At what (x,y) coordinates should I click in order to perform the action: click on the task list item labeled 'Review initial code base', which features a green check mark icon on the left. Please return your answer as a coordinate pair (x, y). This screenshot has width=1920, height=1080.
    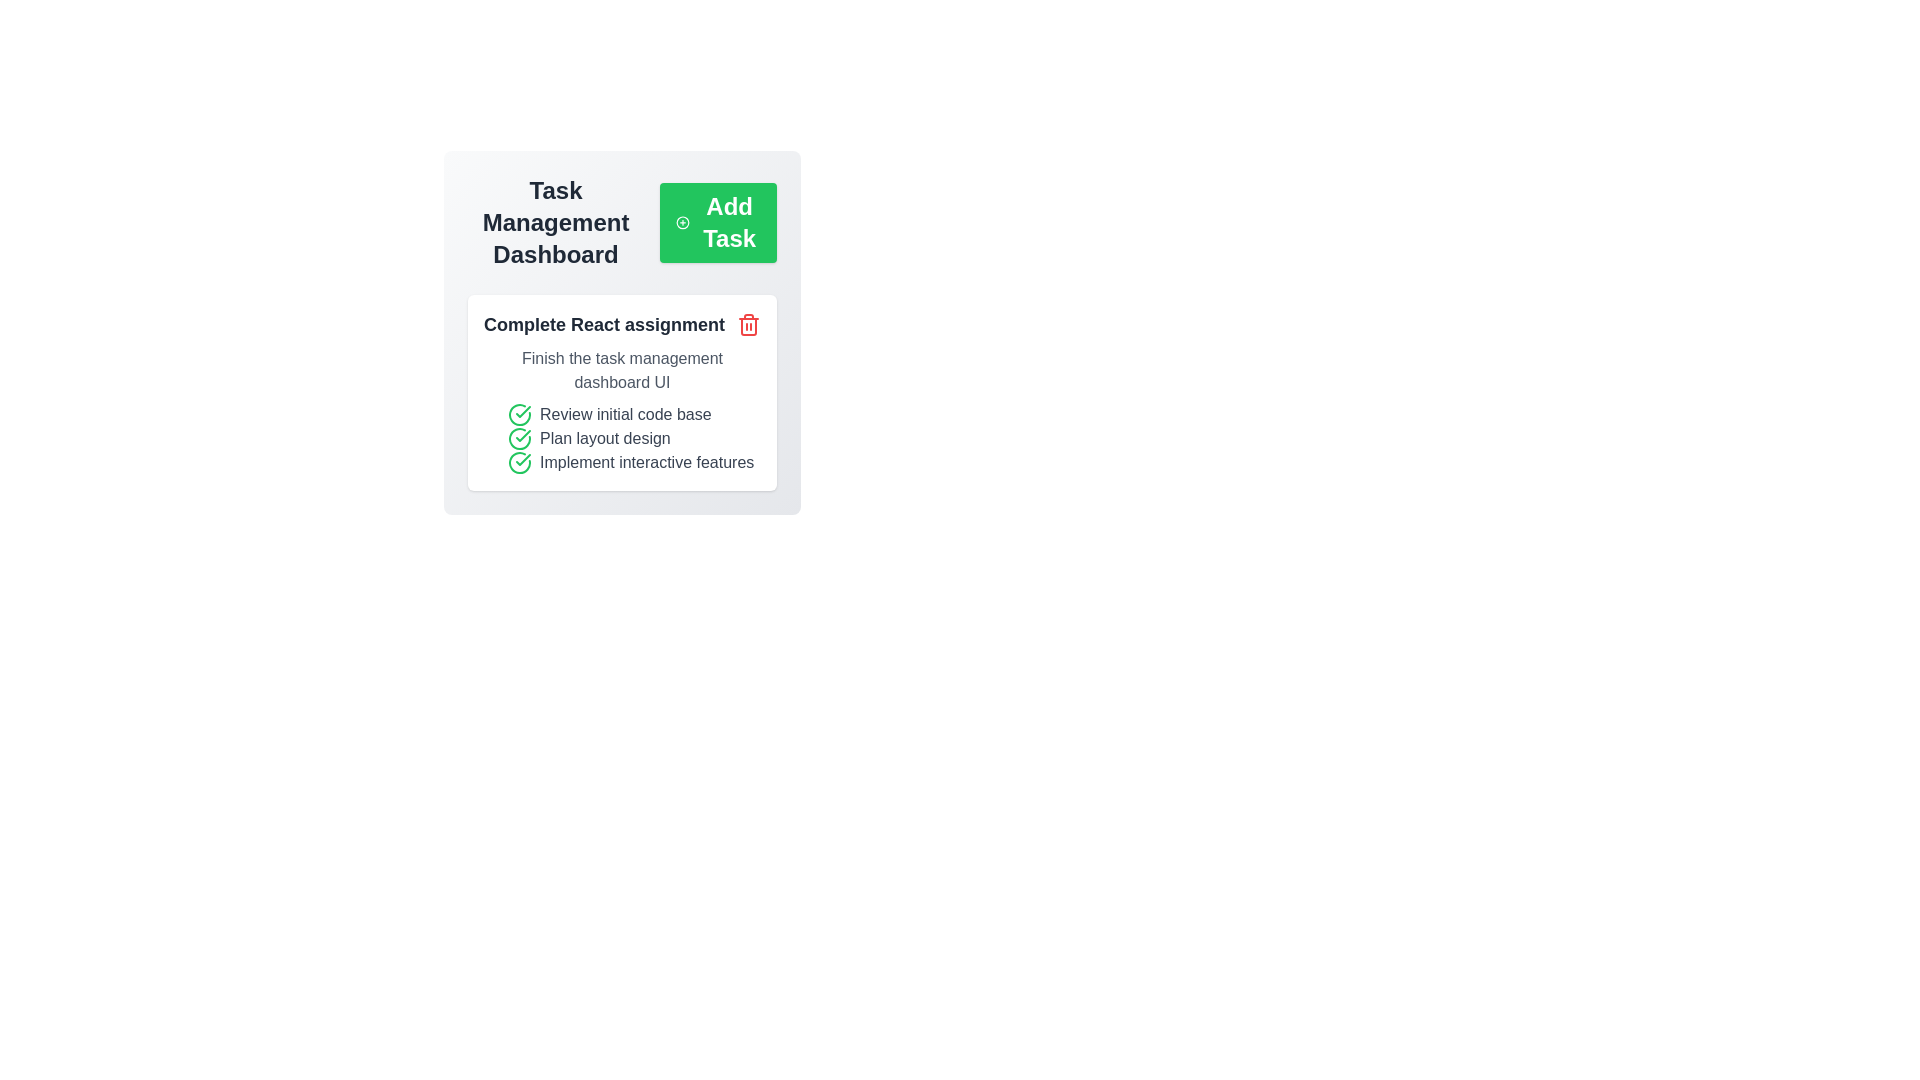
    Looking at the image, I should click on (633, 414).